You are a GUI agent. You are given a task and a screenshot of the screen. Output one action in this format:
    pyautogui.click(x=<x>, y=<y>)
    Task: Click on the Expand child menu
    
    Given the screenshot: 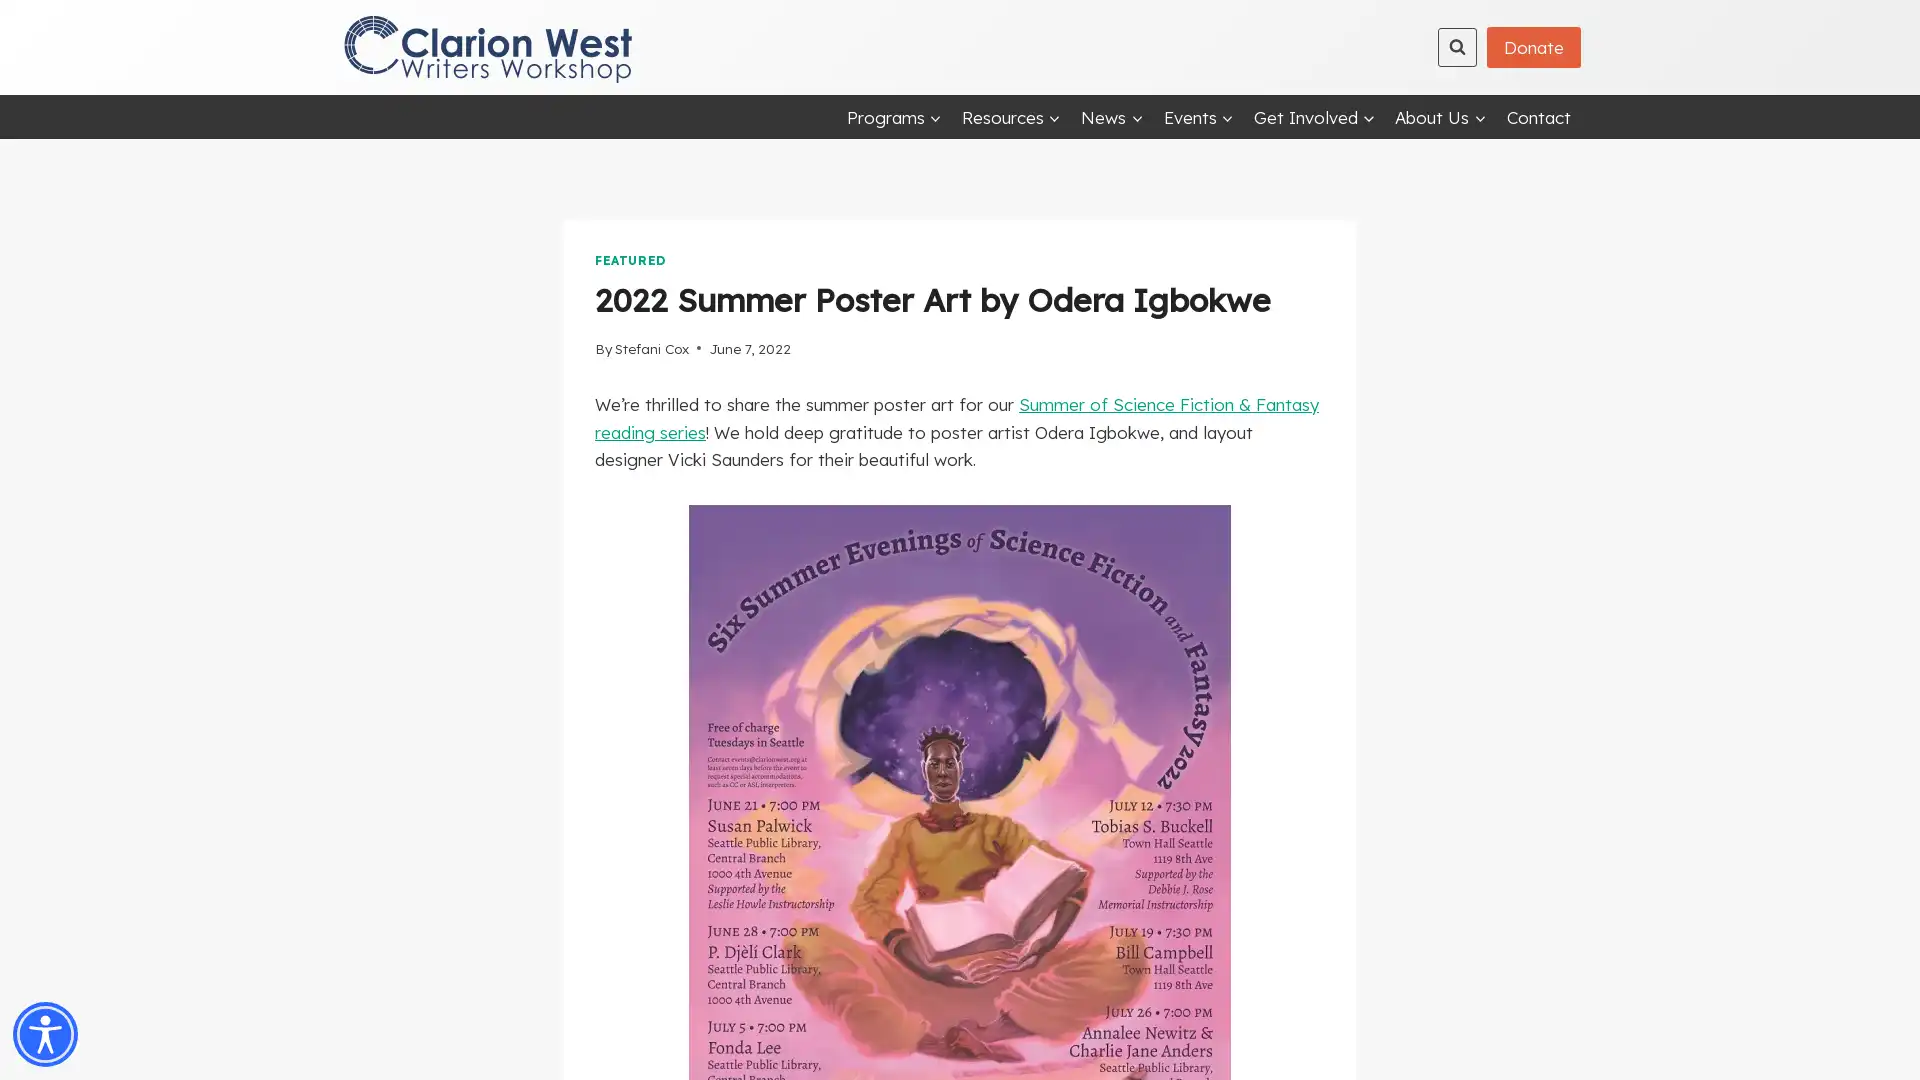 What is the action you would take?
    pyautogui.click(x=1198, y=116)
    